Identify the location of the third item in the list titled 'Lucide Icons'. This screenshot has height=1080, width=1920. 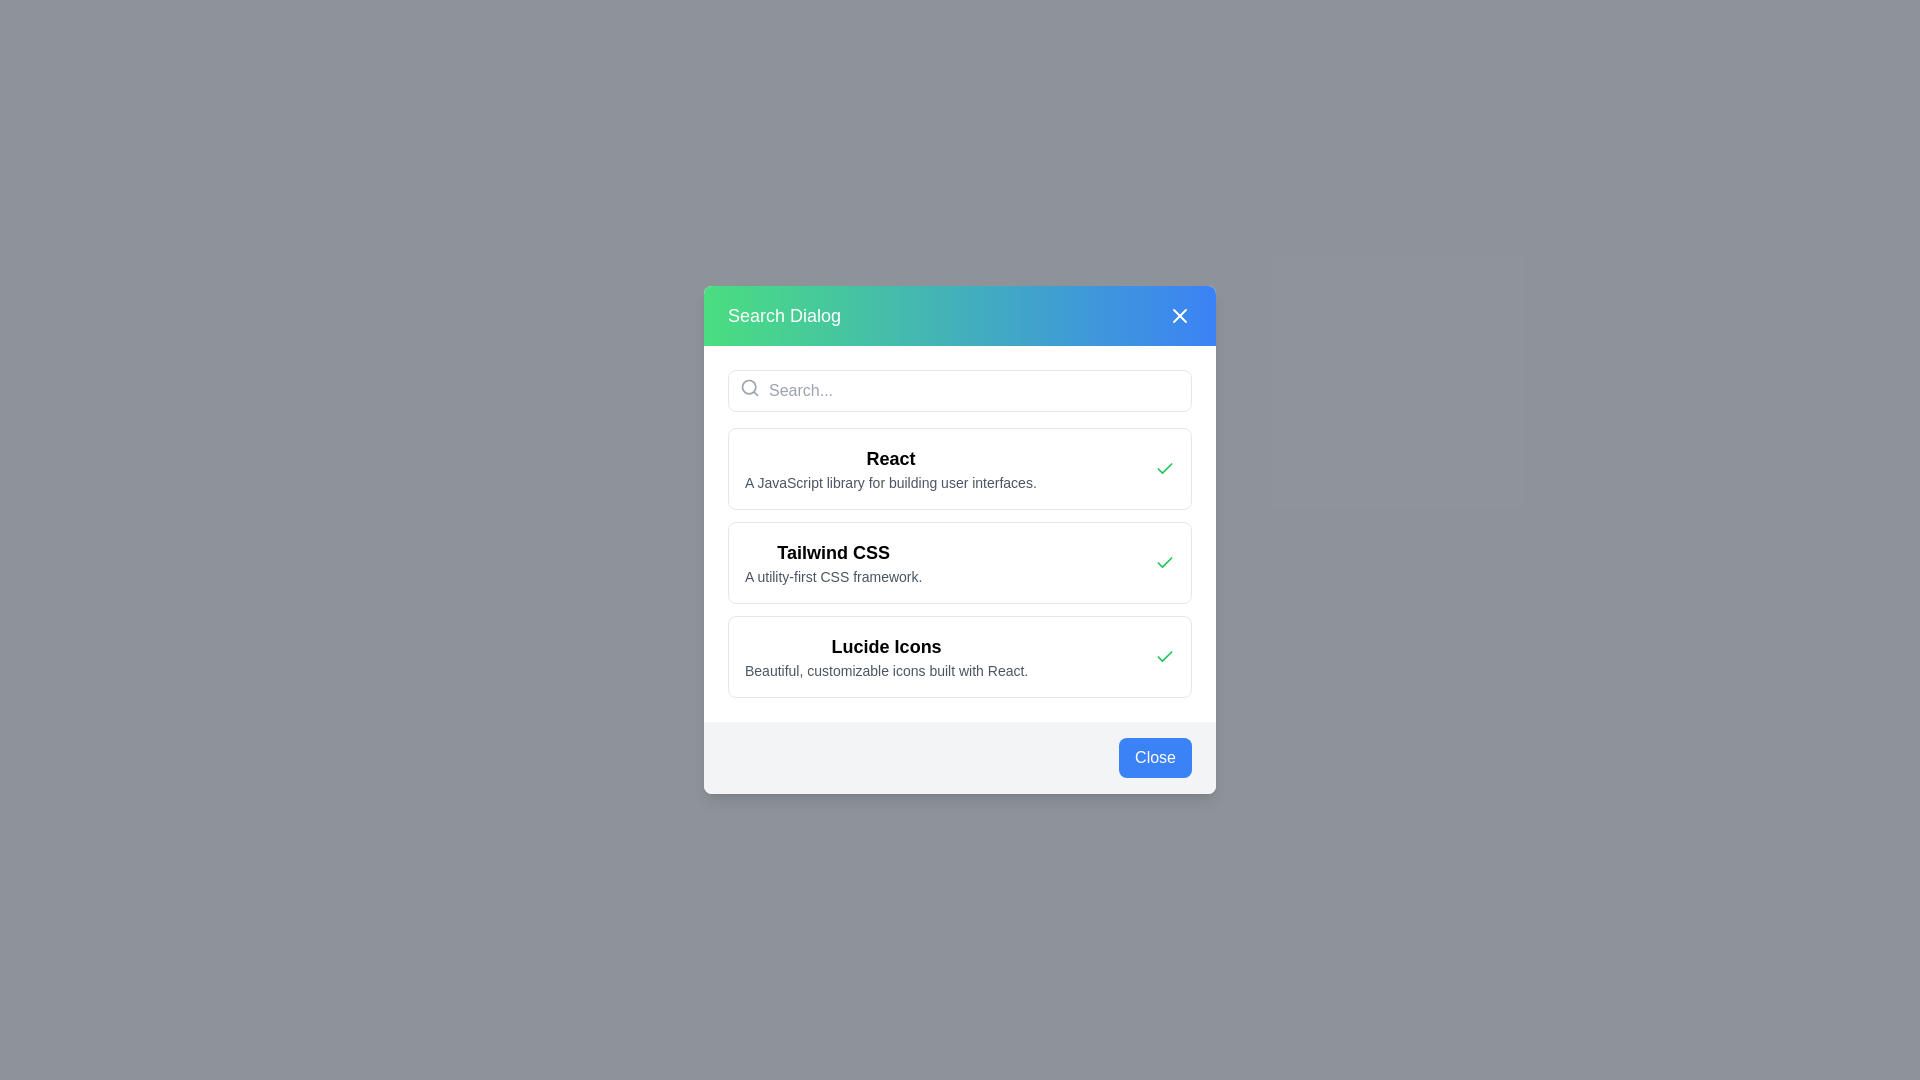
(960, 656).